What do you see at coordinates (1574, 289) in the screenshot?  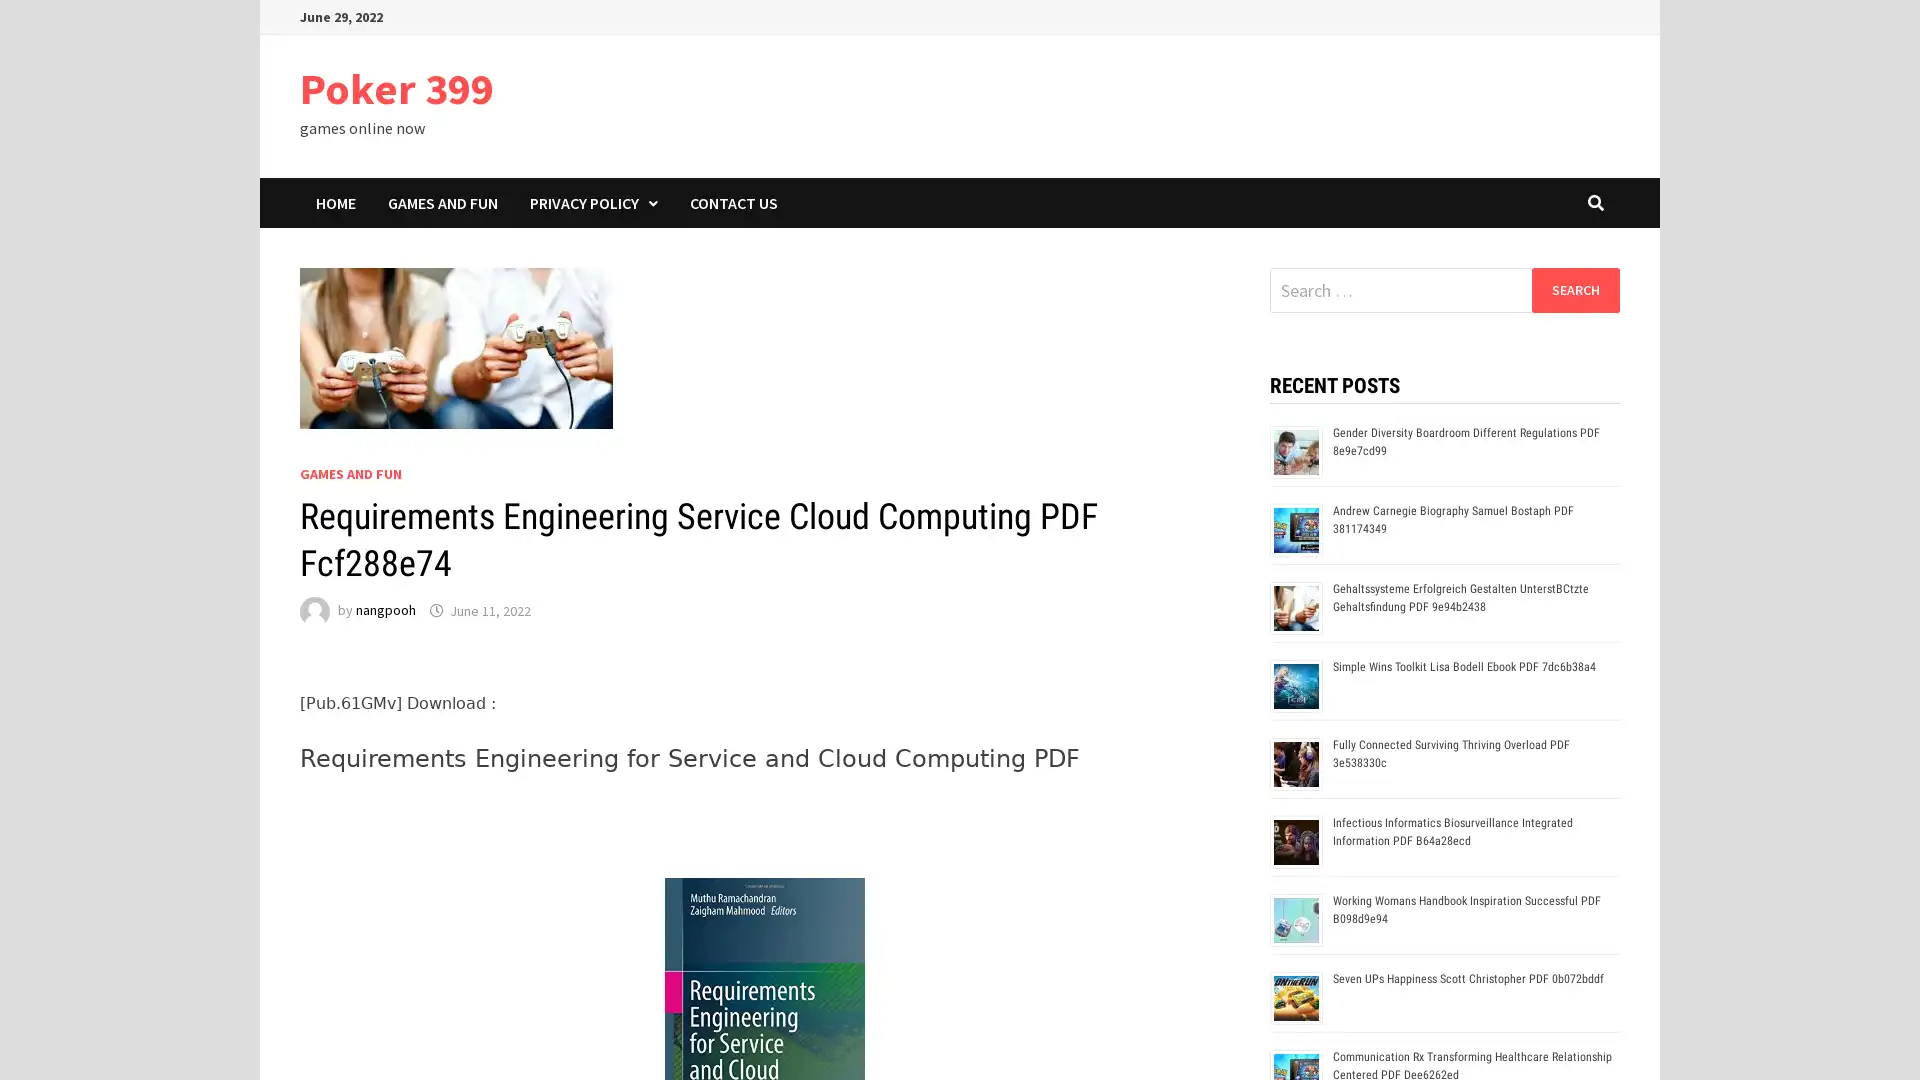 I see `Search` at bounding box center [1574, 289].